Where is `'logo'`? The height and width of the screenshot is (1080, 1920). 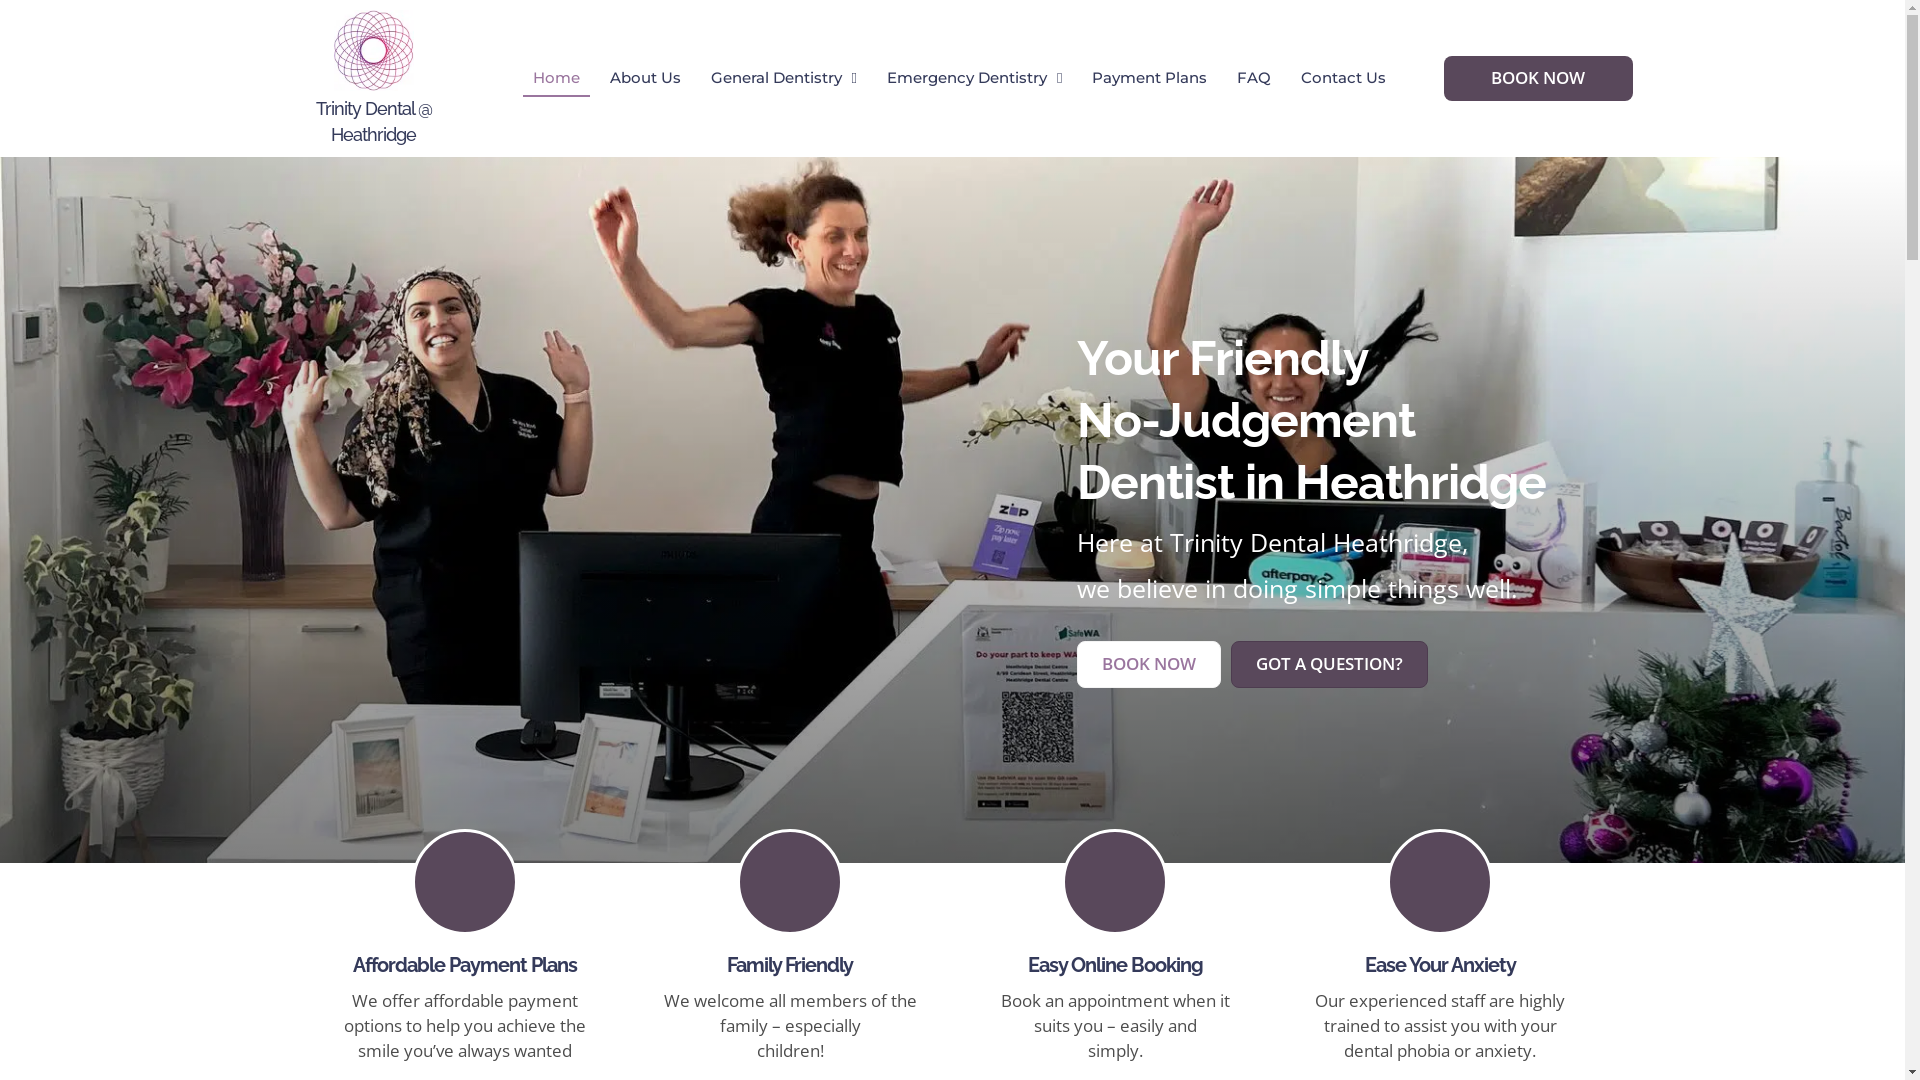 'logo' is located at coordinates (374, 49).